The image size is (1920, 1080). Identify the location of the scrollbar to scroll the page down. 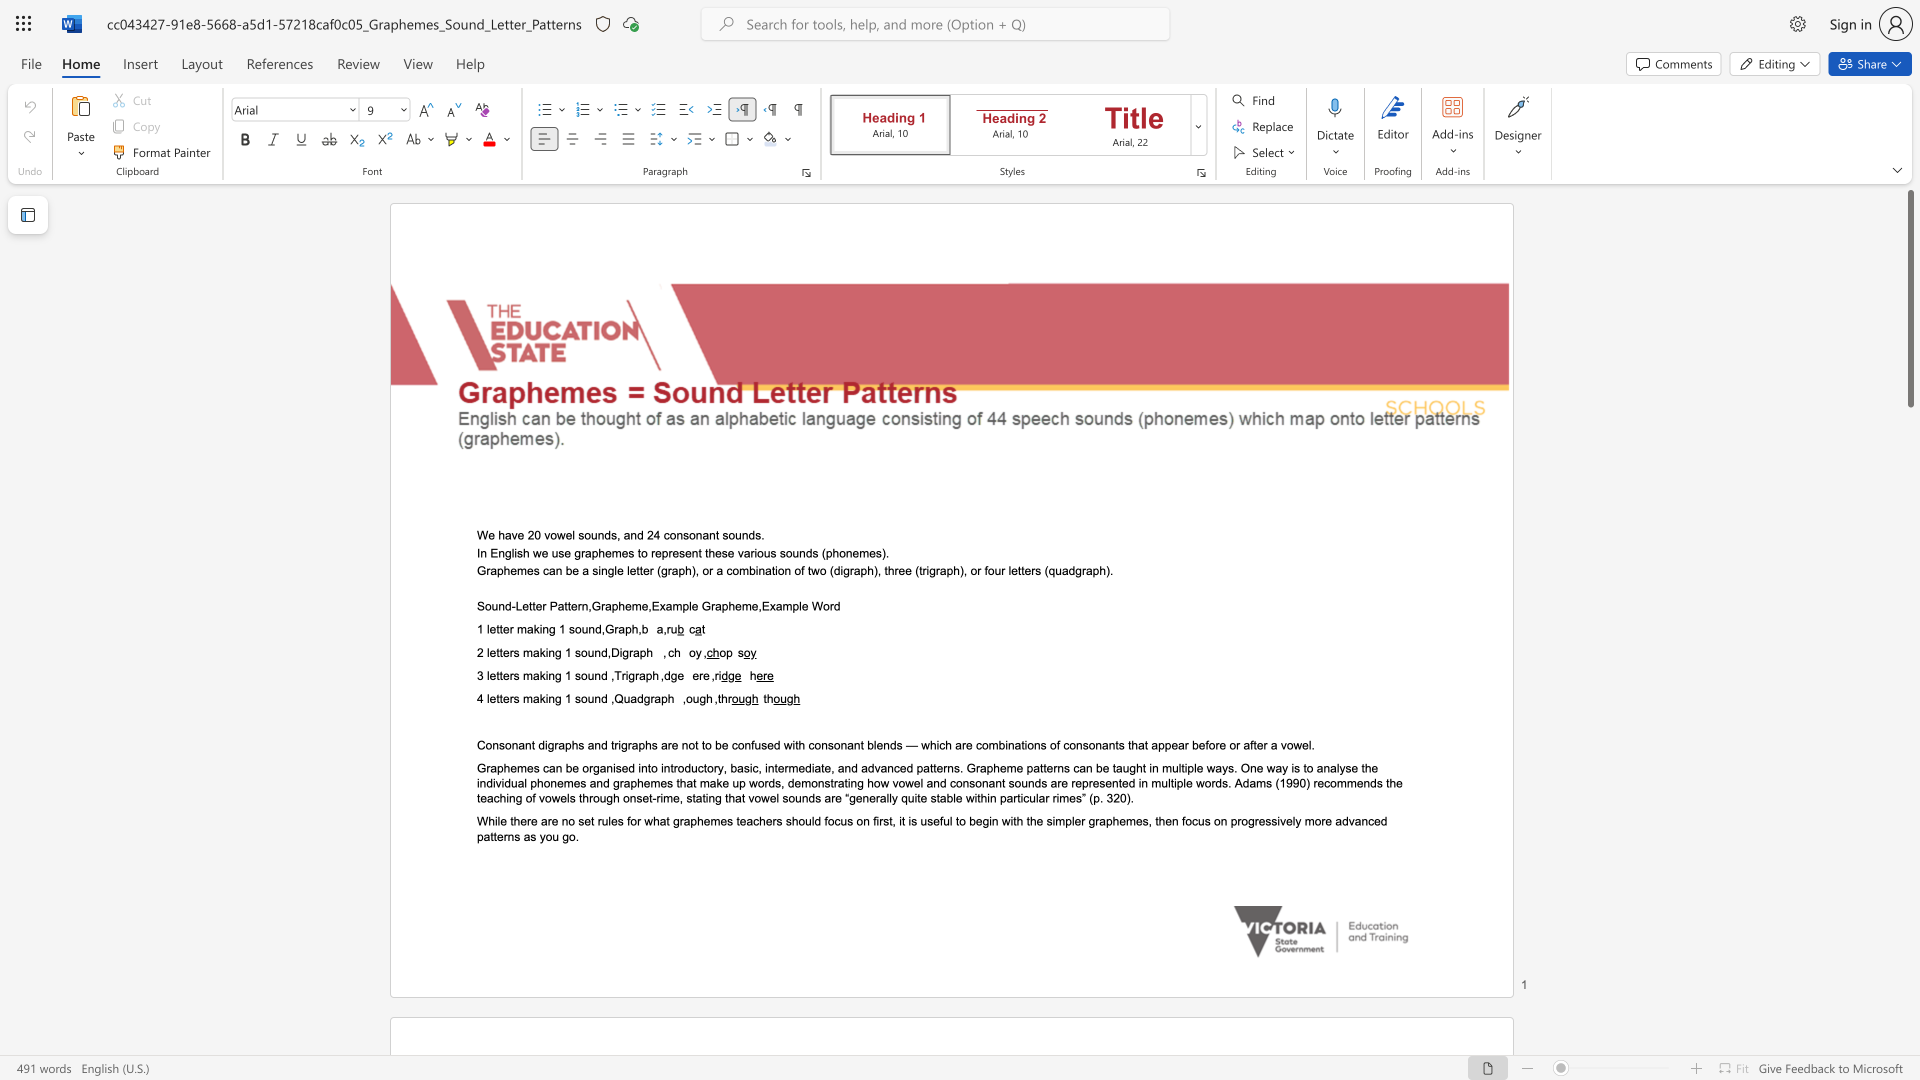
(1909, 859).